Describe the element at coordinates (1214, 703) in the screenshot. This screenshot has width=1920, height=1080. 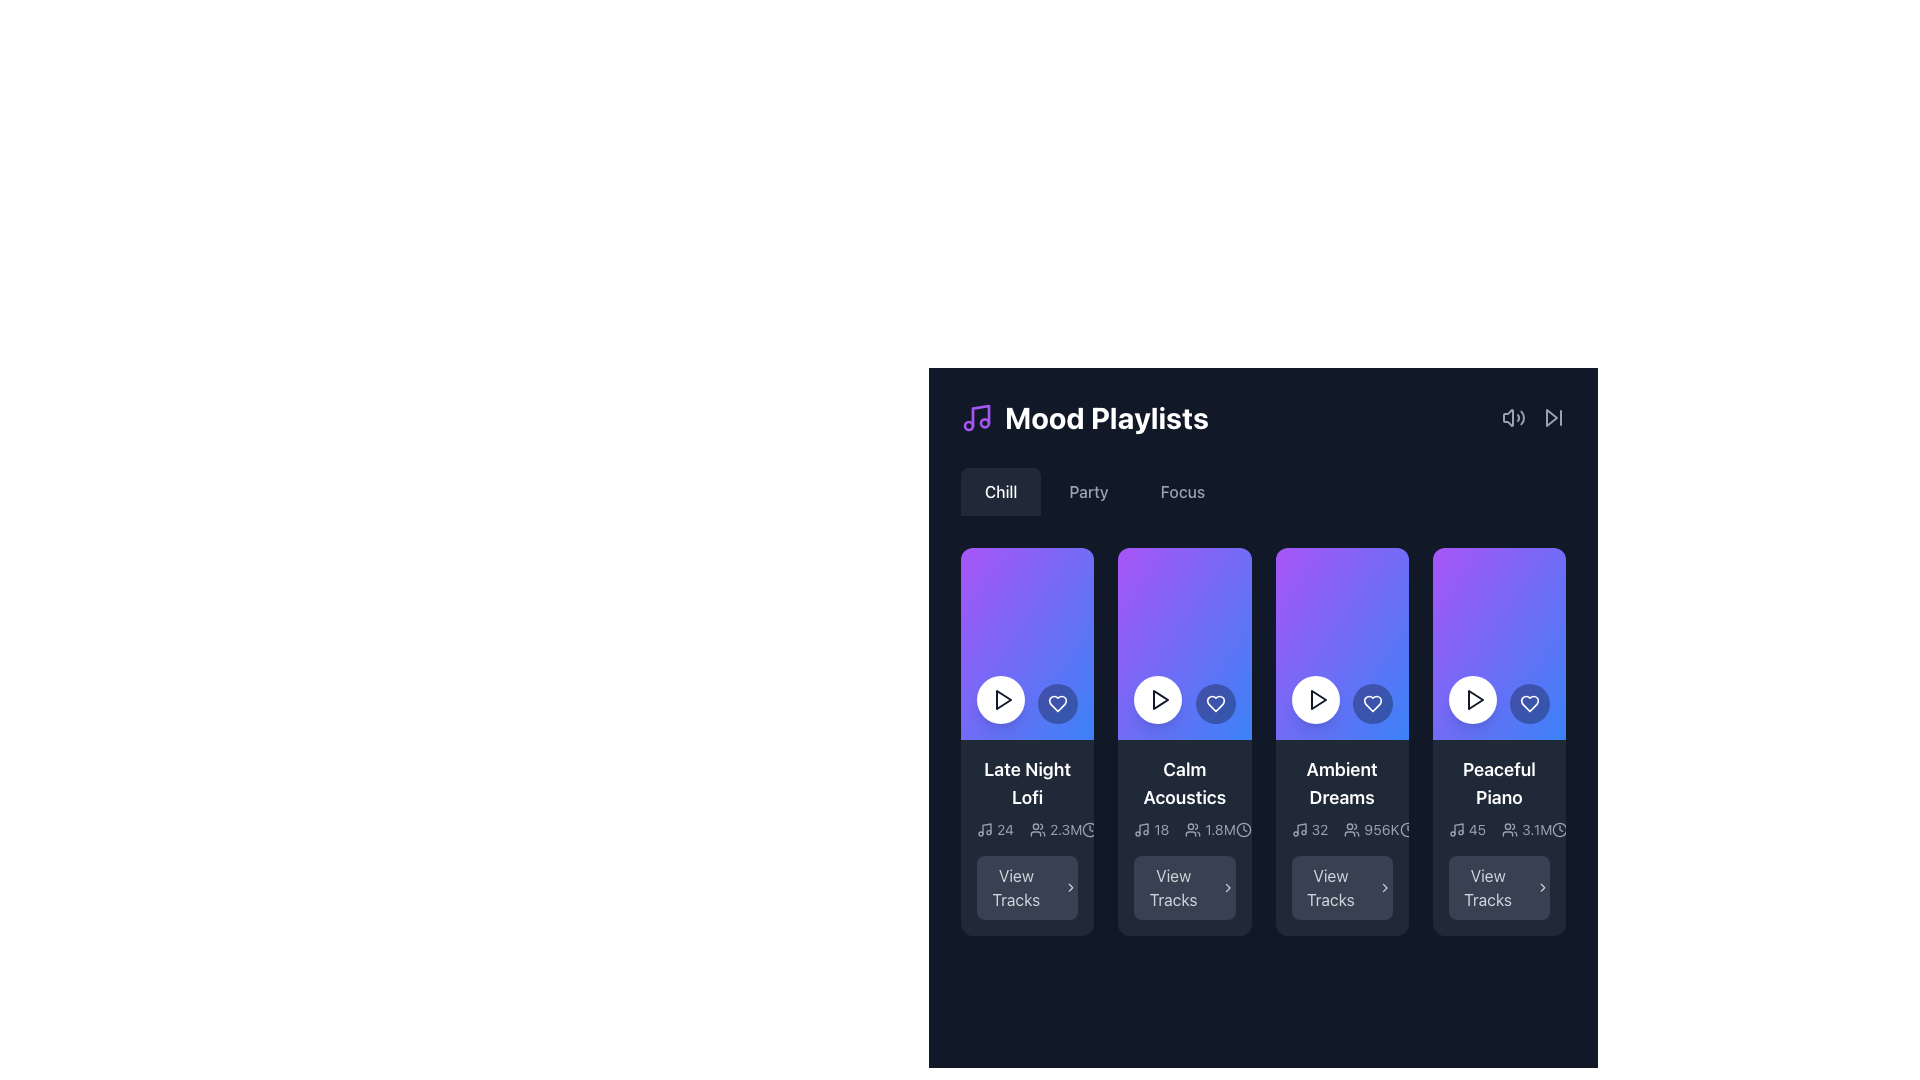
I see `the heart icon located in the third card of the mood playlist section to mark the playlist as favorite` at that location.